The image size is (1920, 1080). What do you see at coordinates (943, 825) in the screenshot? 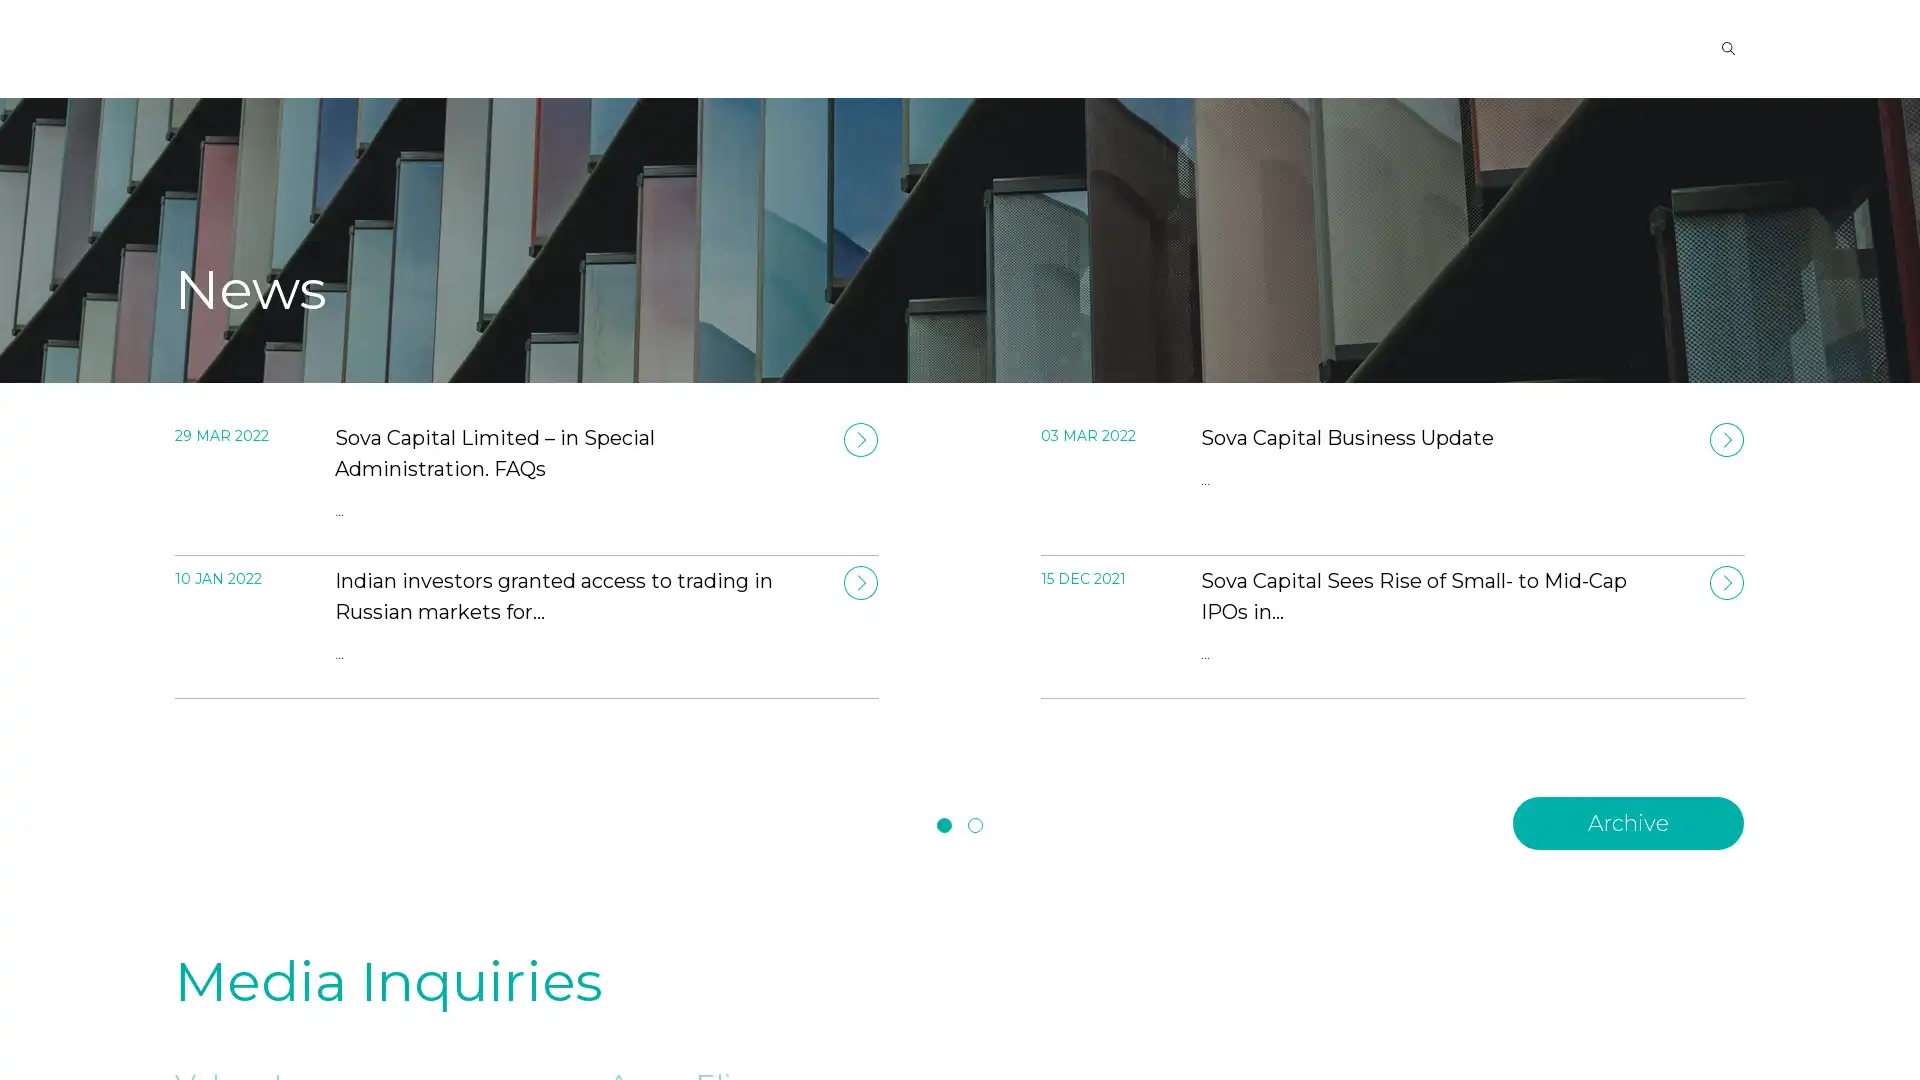
I see `Go to slide 1` at bounding box center [943, 825].